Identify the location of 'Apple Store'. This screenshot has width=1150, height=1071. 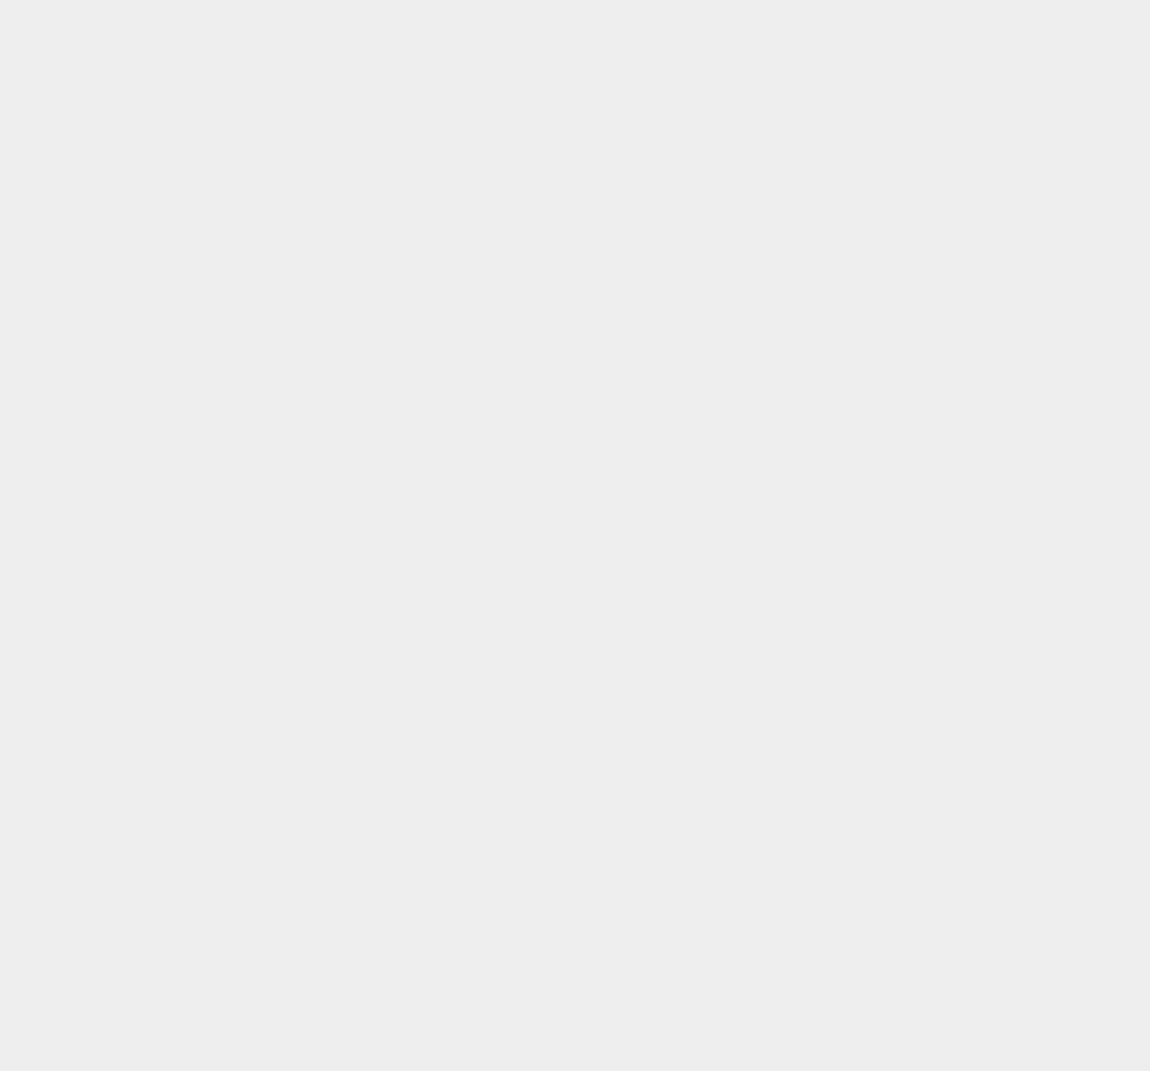
(847, 208).